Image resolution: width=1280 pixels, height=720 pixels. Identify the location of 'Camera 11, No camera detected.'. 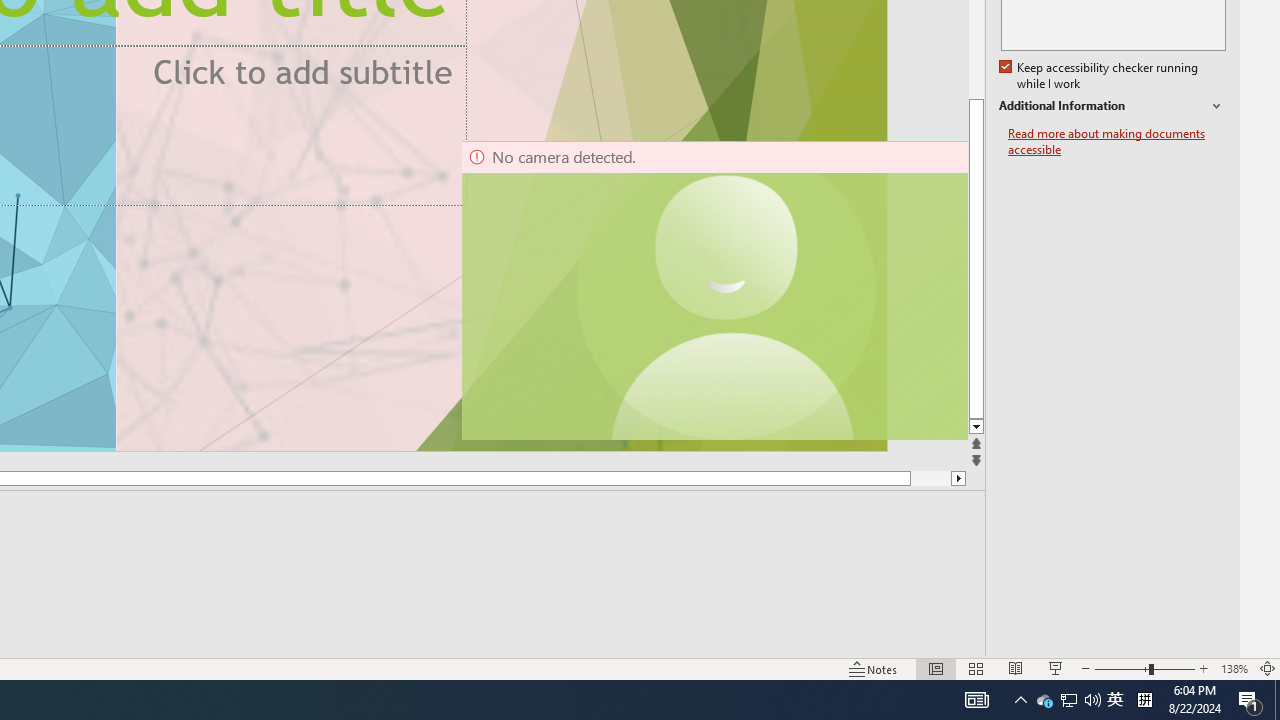
(726, 290).